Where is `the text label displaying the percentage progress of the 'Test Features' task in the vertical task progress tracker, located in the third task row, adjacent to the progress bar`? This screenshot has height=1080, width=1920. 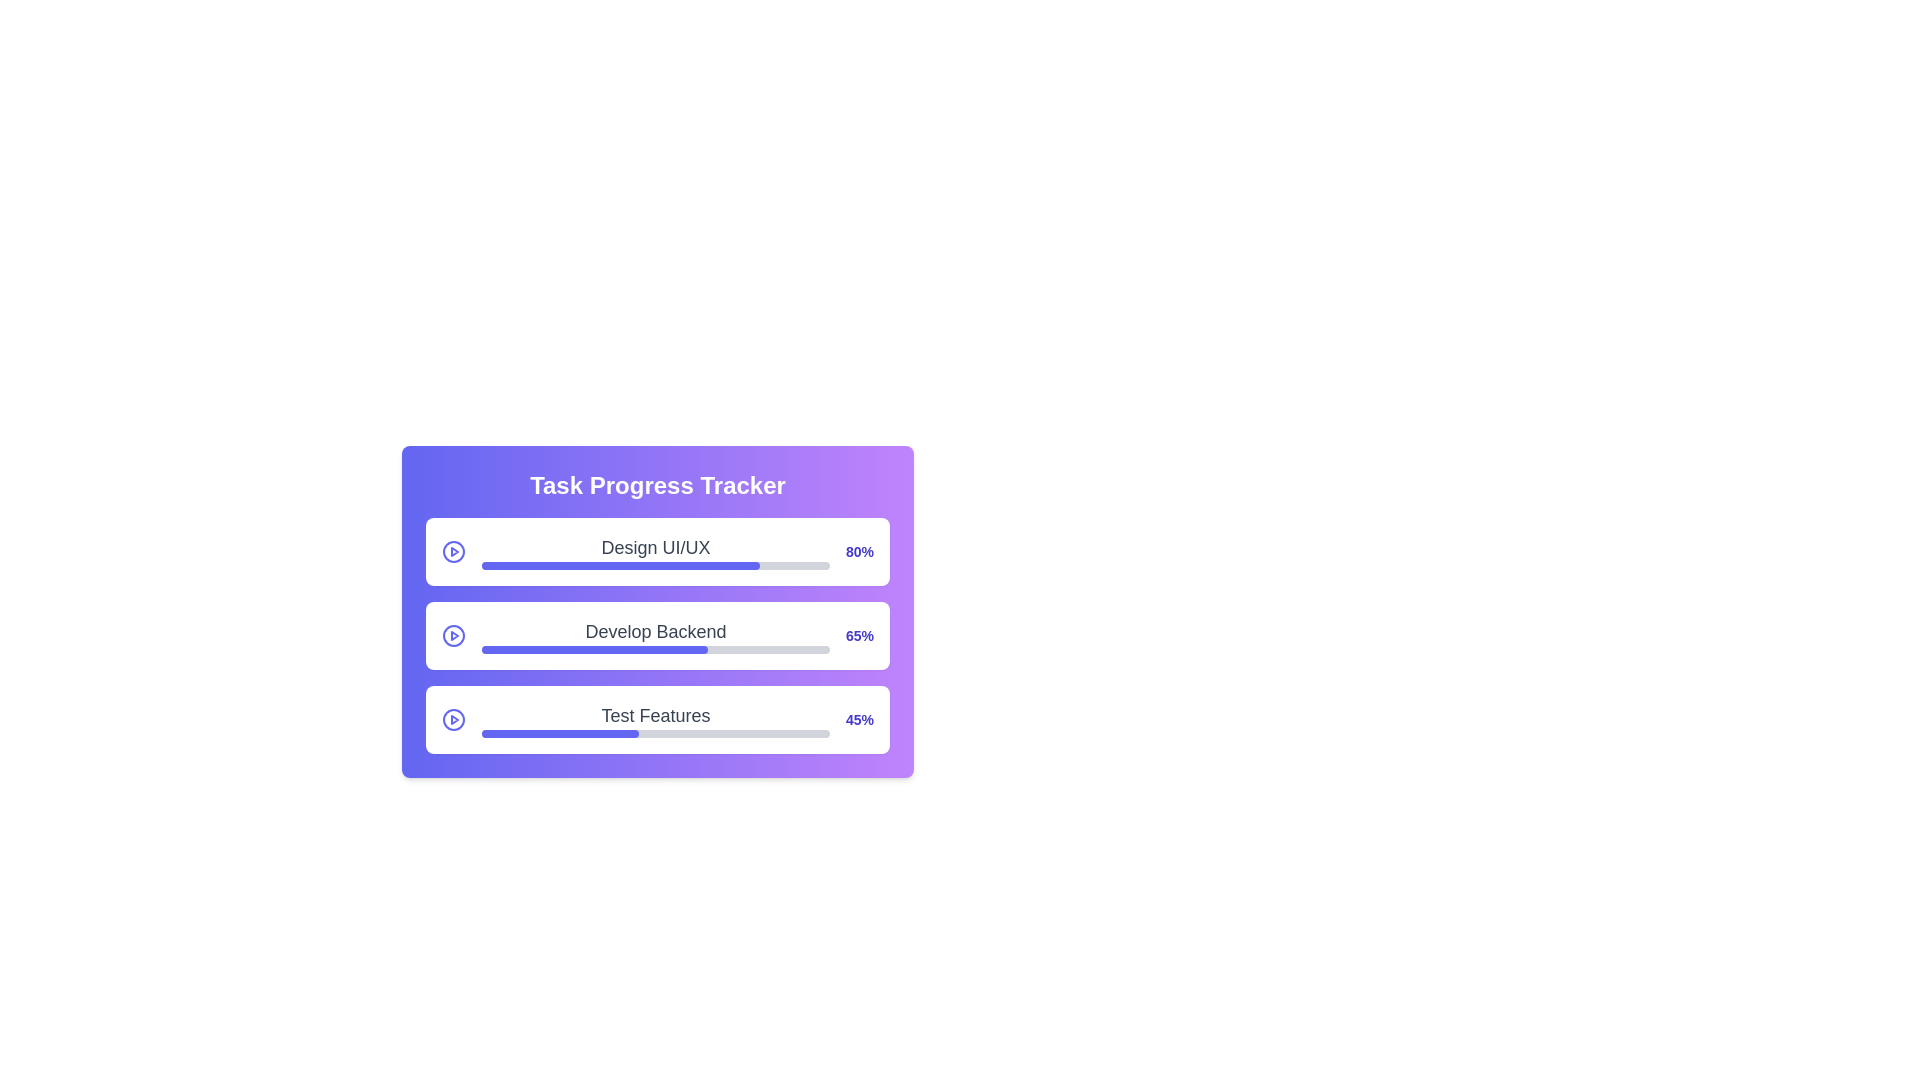 the text label displaying the percentage progress of the 'Test Features' task in the vertical task progress tracker, located in the third task row, adjacent to the progress bar is located at coordinates (859, 720).